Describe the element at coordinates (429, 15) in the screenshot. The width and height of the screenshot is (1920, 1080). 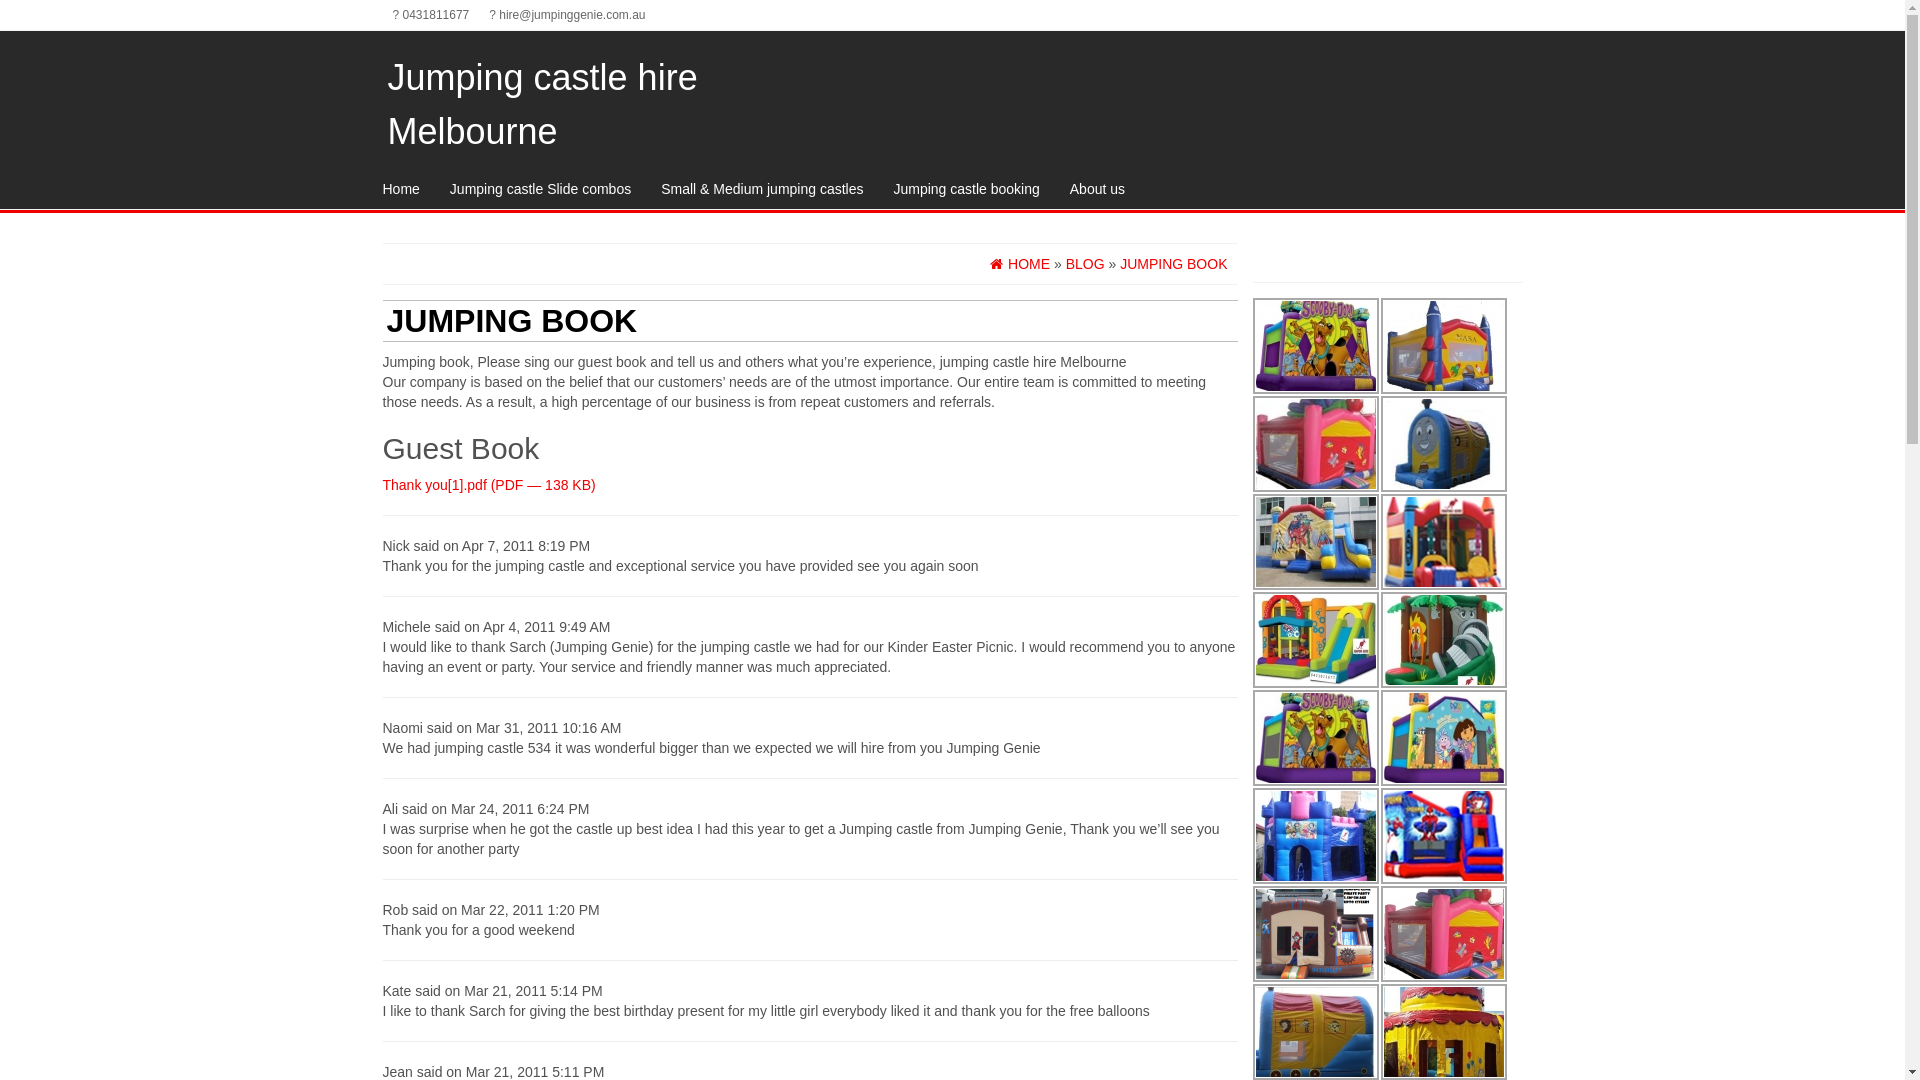
I see `'? 0431811677'` at that location.